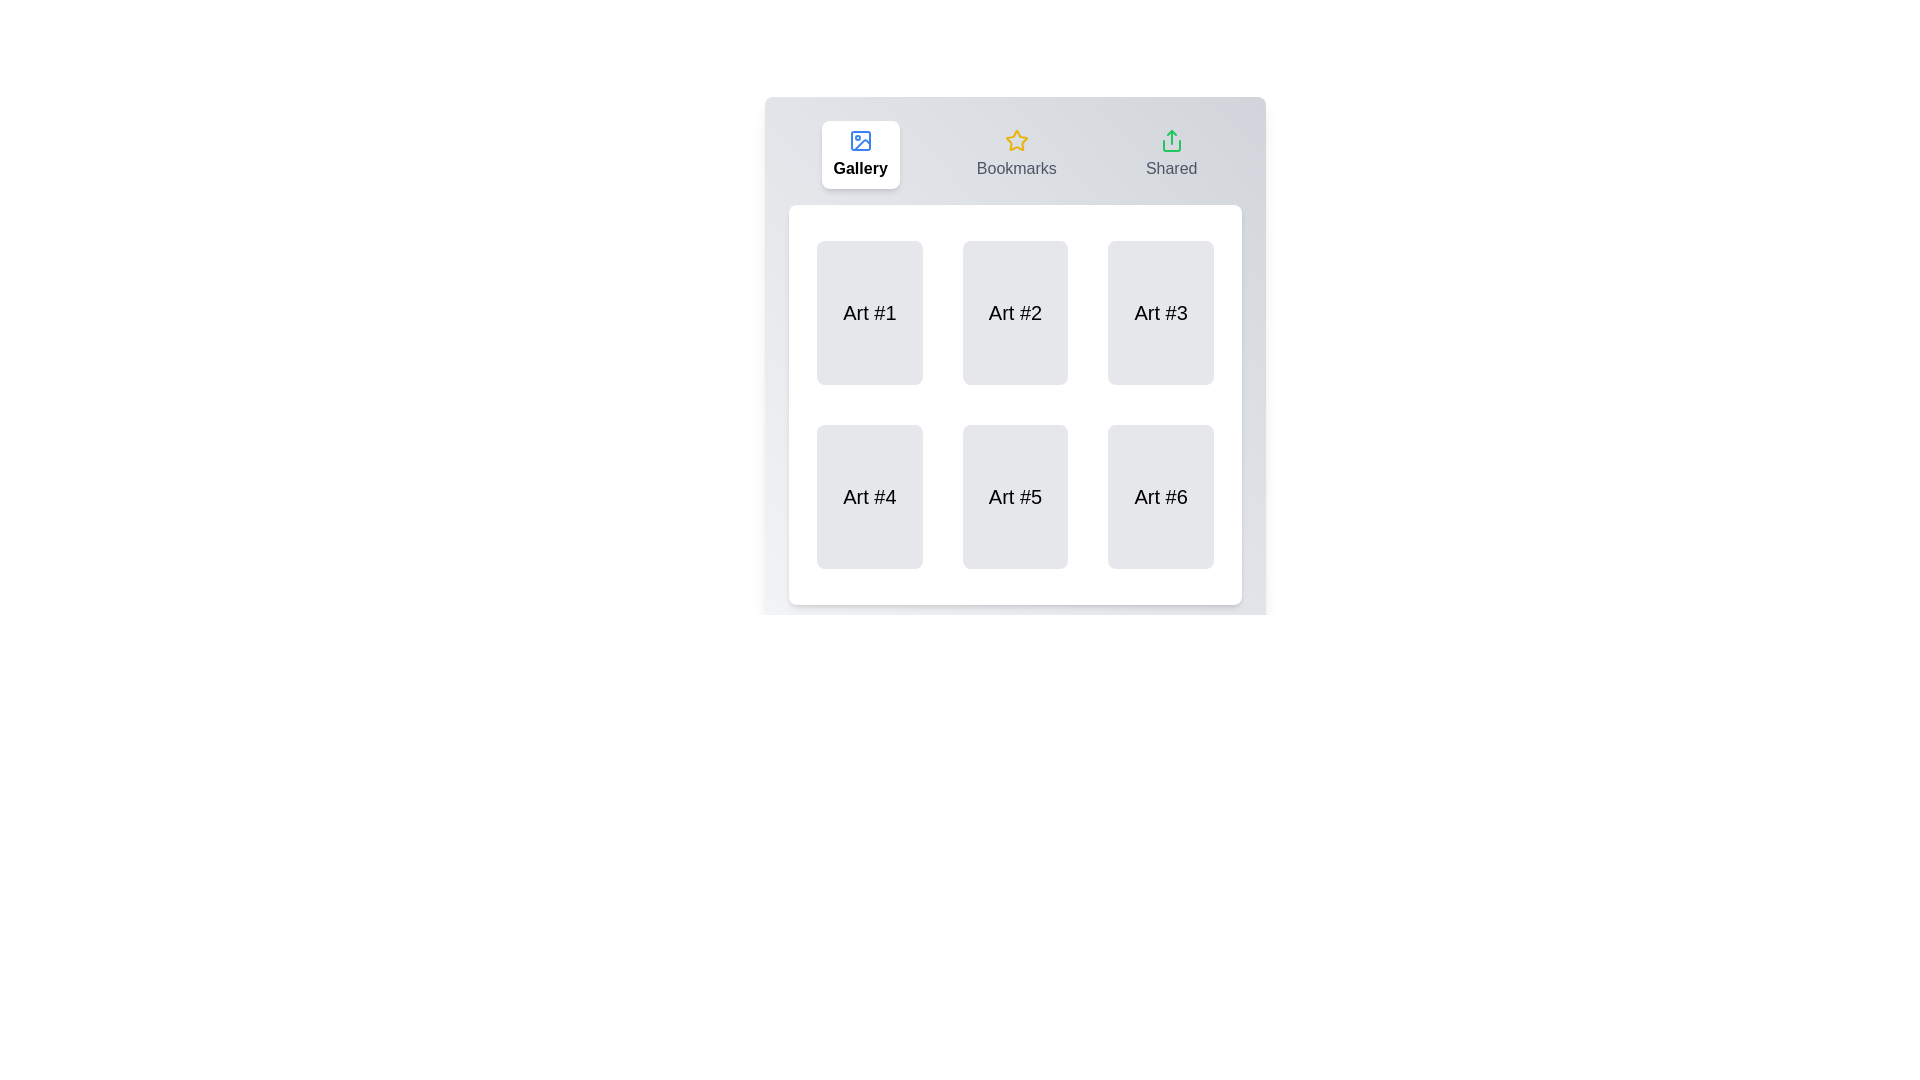 Image resolution: width=1920 pixels, height=1080 pixels. Describe the element at coordinates (1171, 153) in the screenshot. I see `the tab labeled Shared to trigger its visual feedback` at that location.